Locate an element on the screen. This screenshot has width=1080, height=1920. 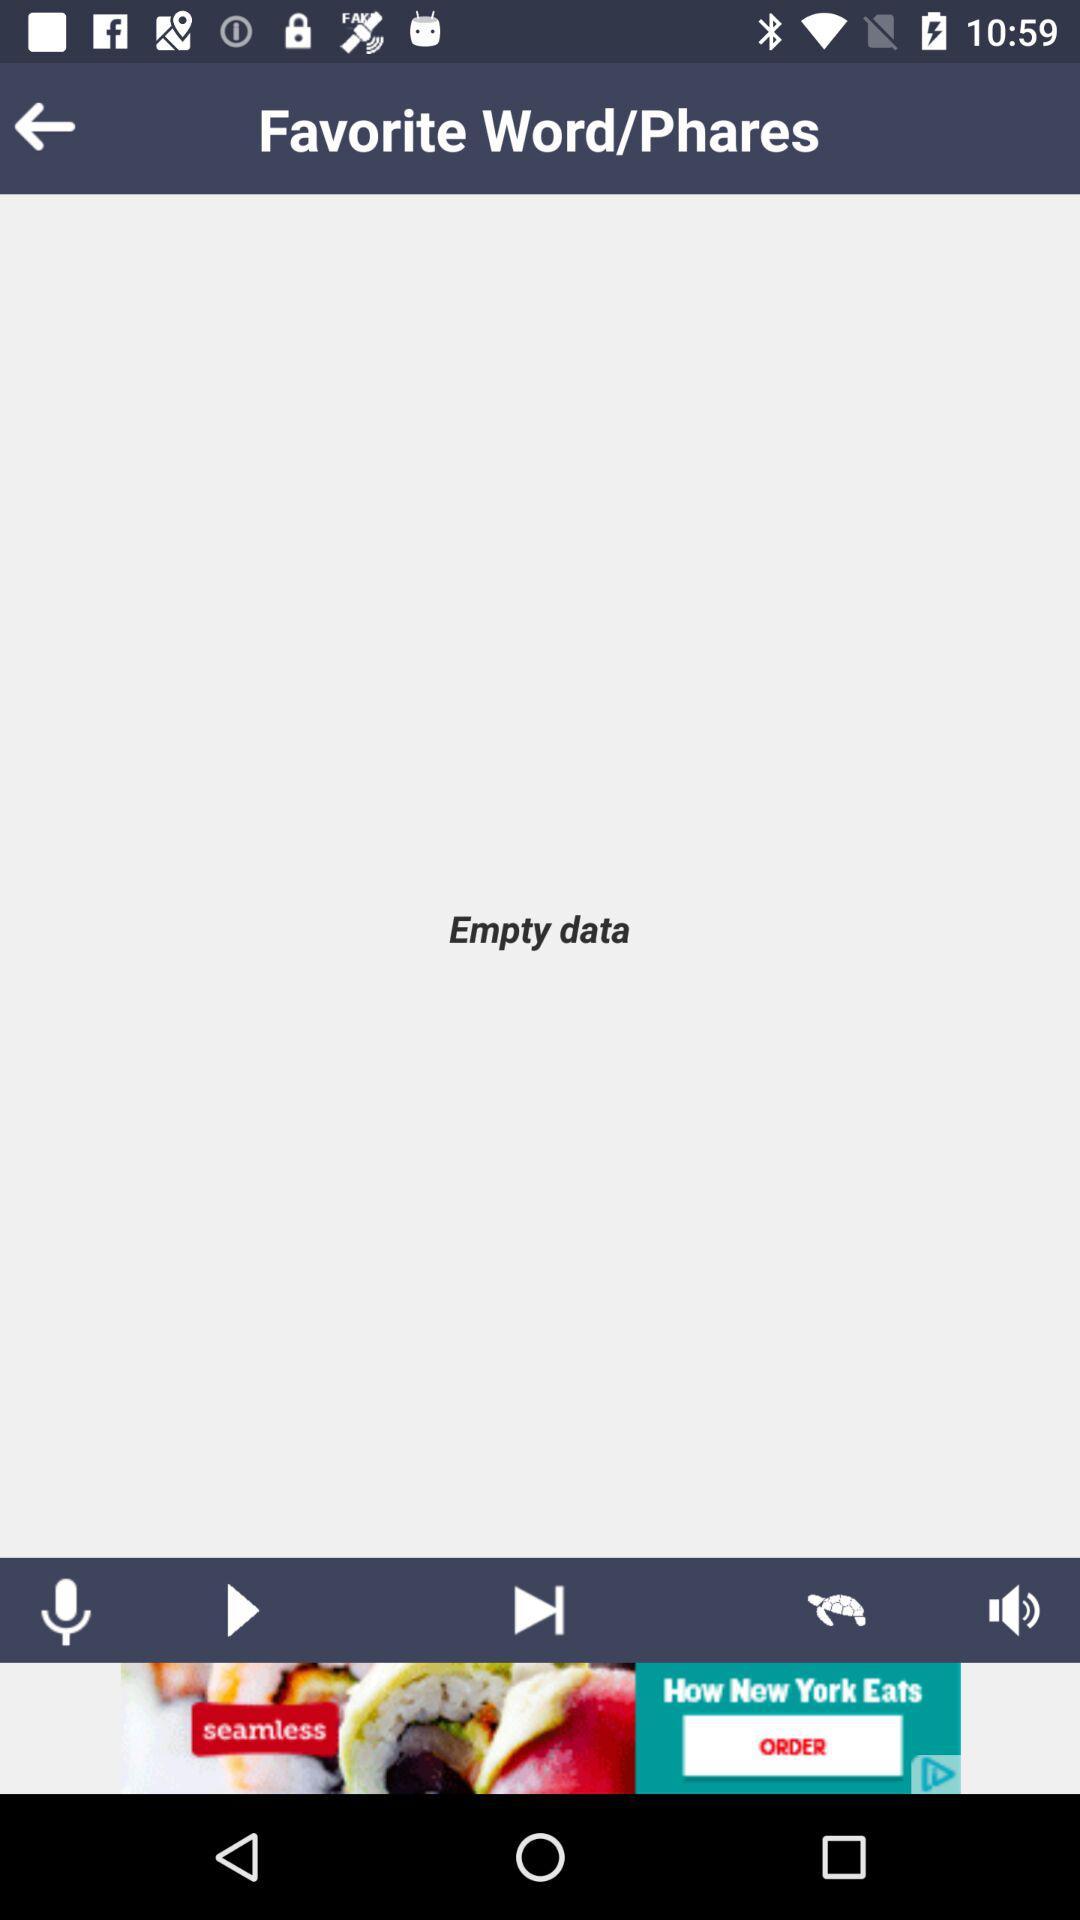
mute the microphone is located at coordinates (64, 1610).